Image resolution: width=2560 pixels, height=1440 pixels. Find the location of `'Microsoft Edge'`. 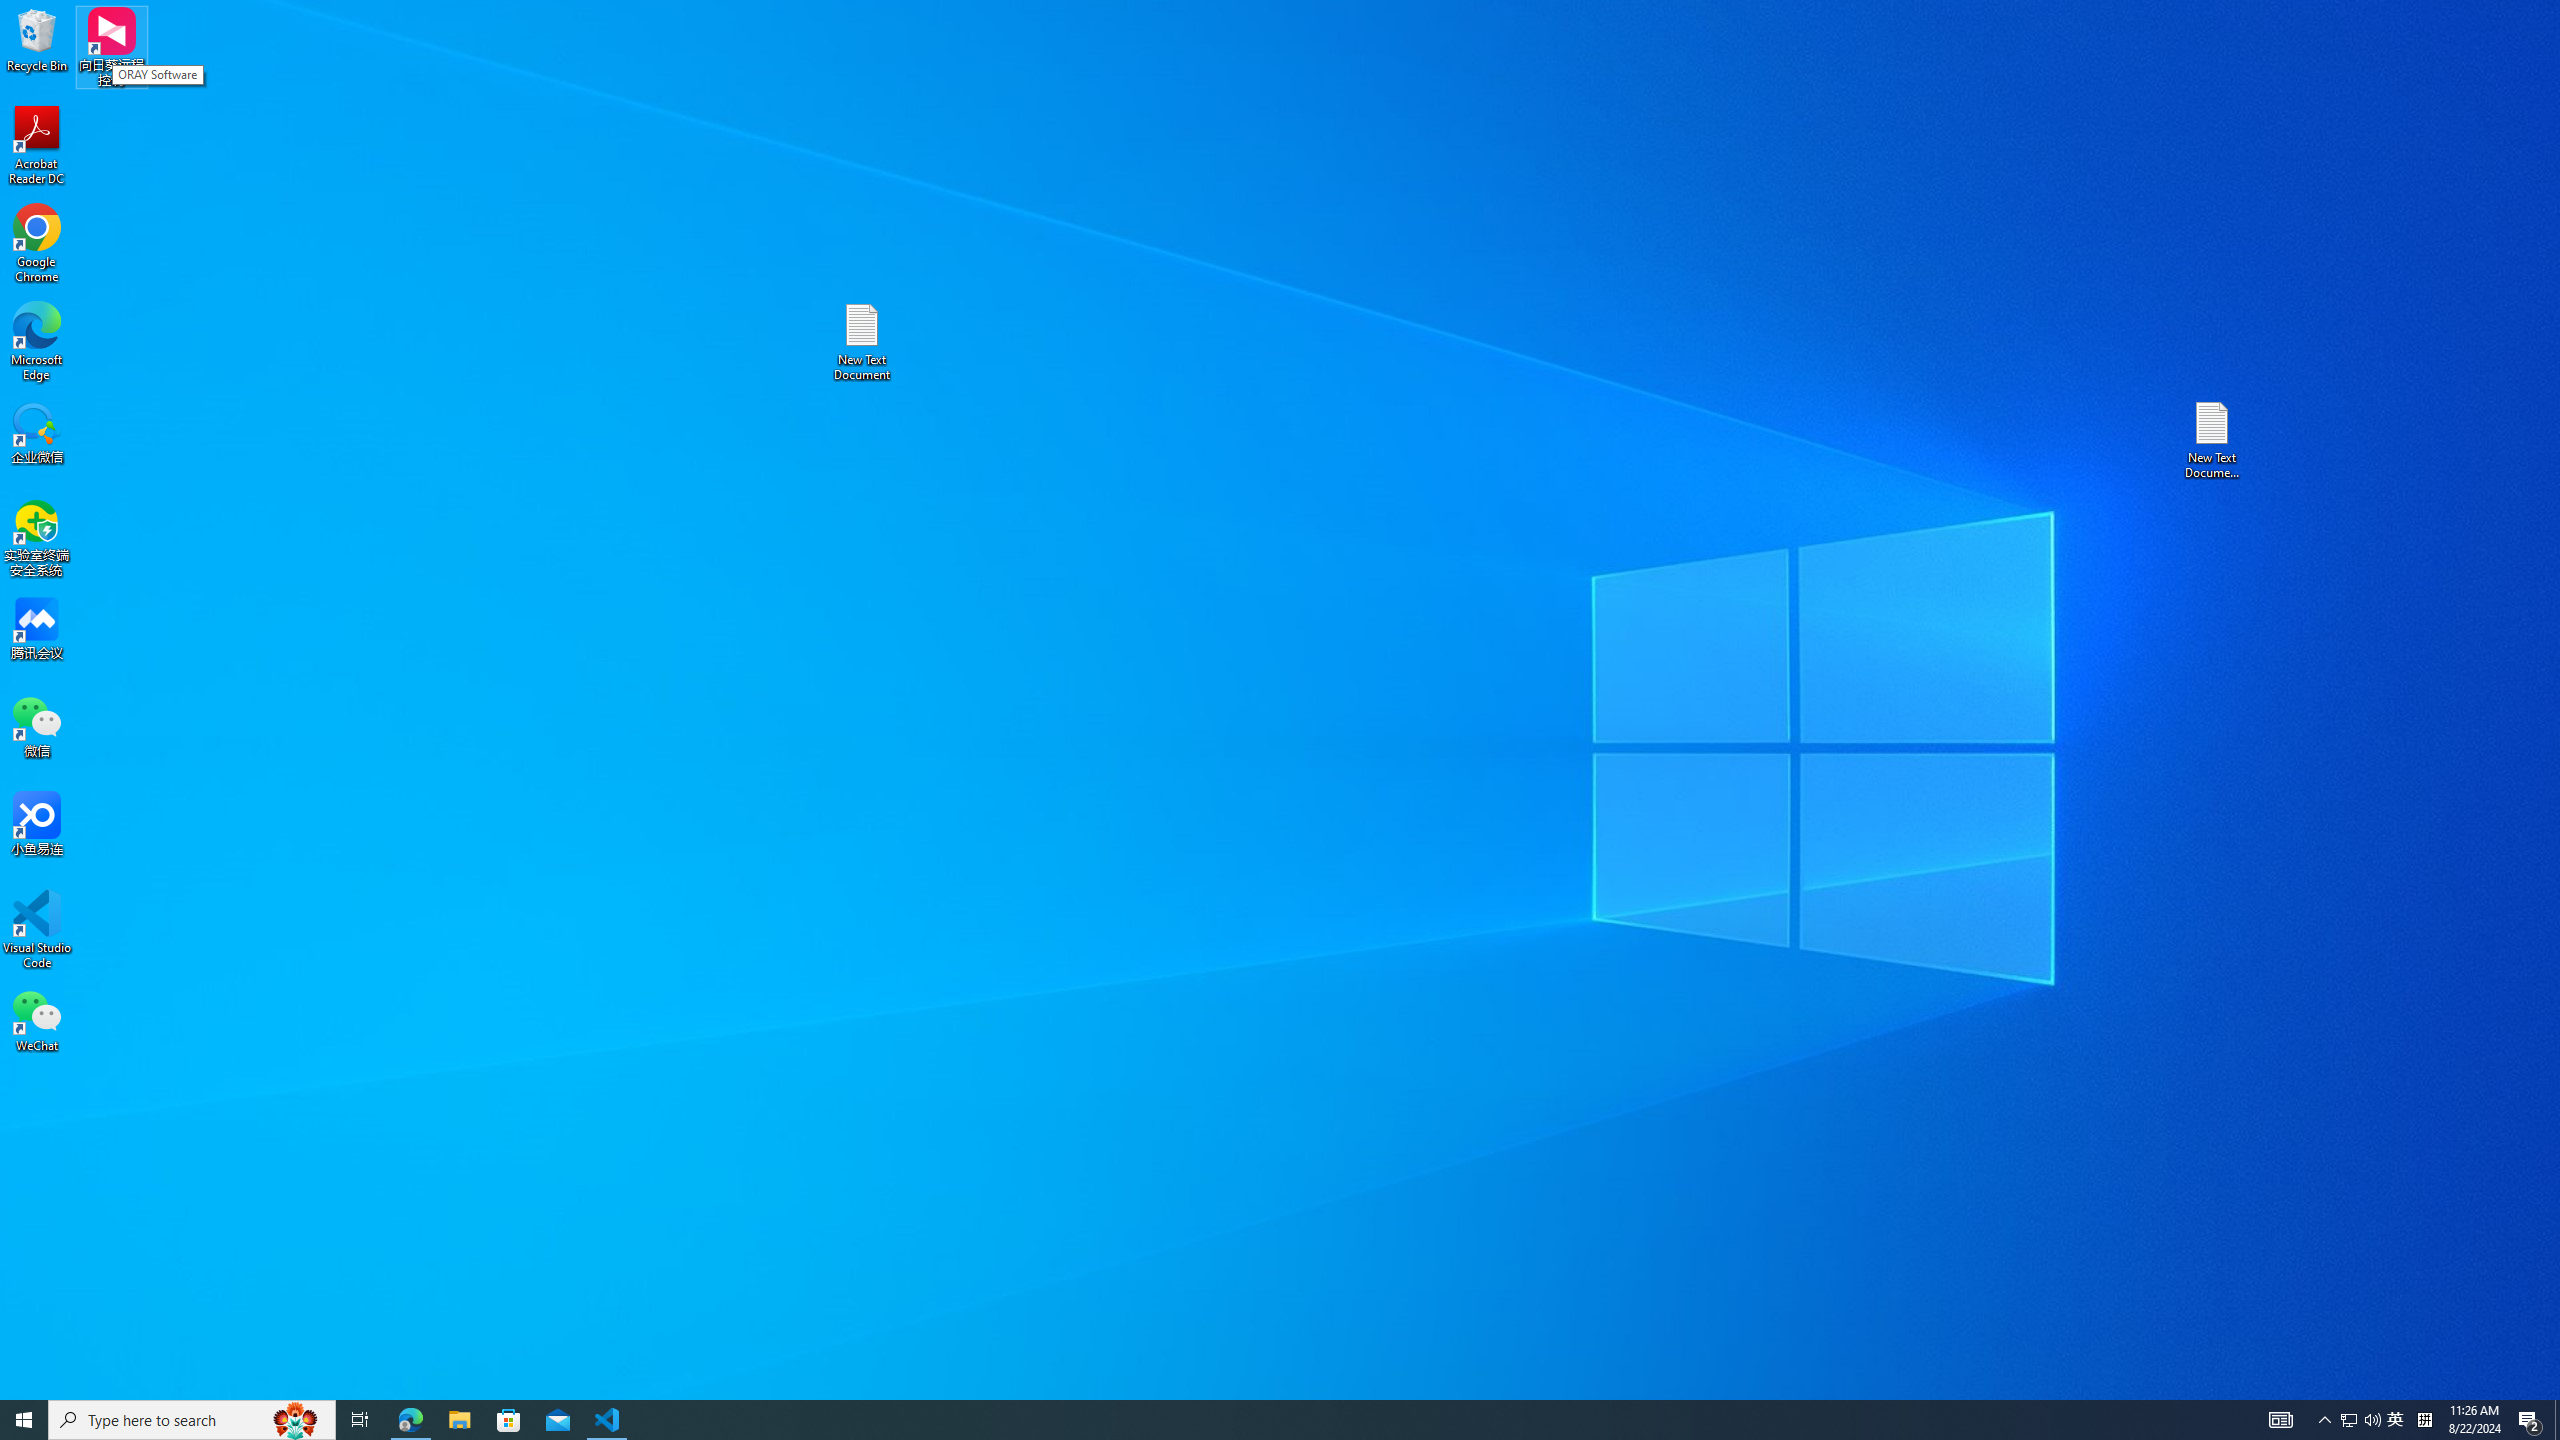

'Microsoft Edge' is located at coordinates (36, 341).